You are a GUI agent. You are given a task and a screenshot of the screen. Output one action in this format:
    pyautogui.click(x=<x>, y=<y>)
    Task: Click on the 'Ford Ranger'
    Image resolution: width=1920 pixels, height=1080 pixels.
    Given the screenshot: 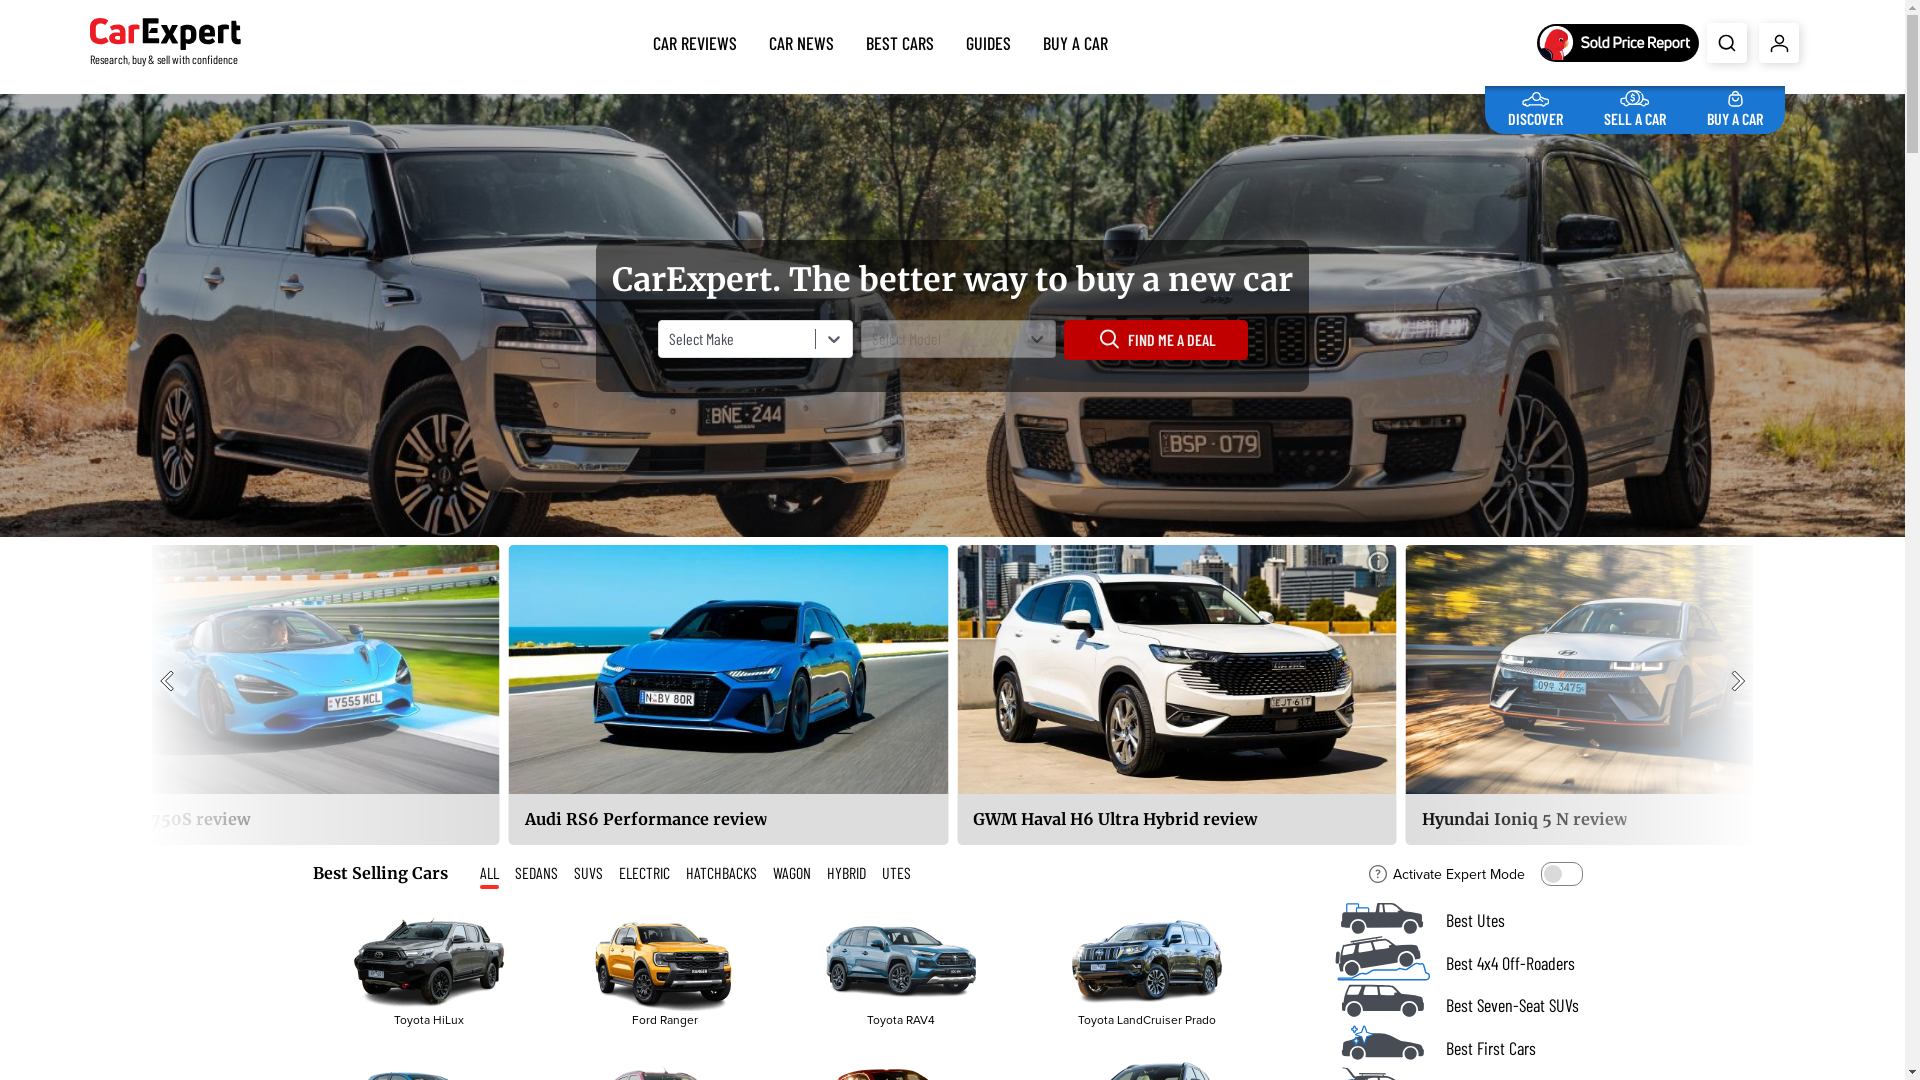 What is the action you would take?
    pyautogui.click(x=589, y=960)
    